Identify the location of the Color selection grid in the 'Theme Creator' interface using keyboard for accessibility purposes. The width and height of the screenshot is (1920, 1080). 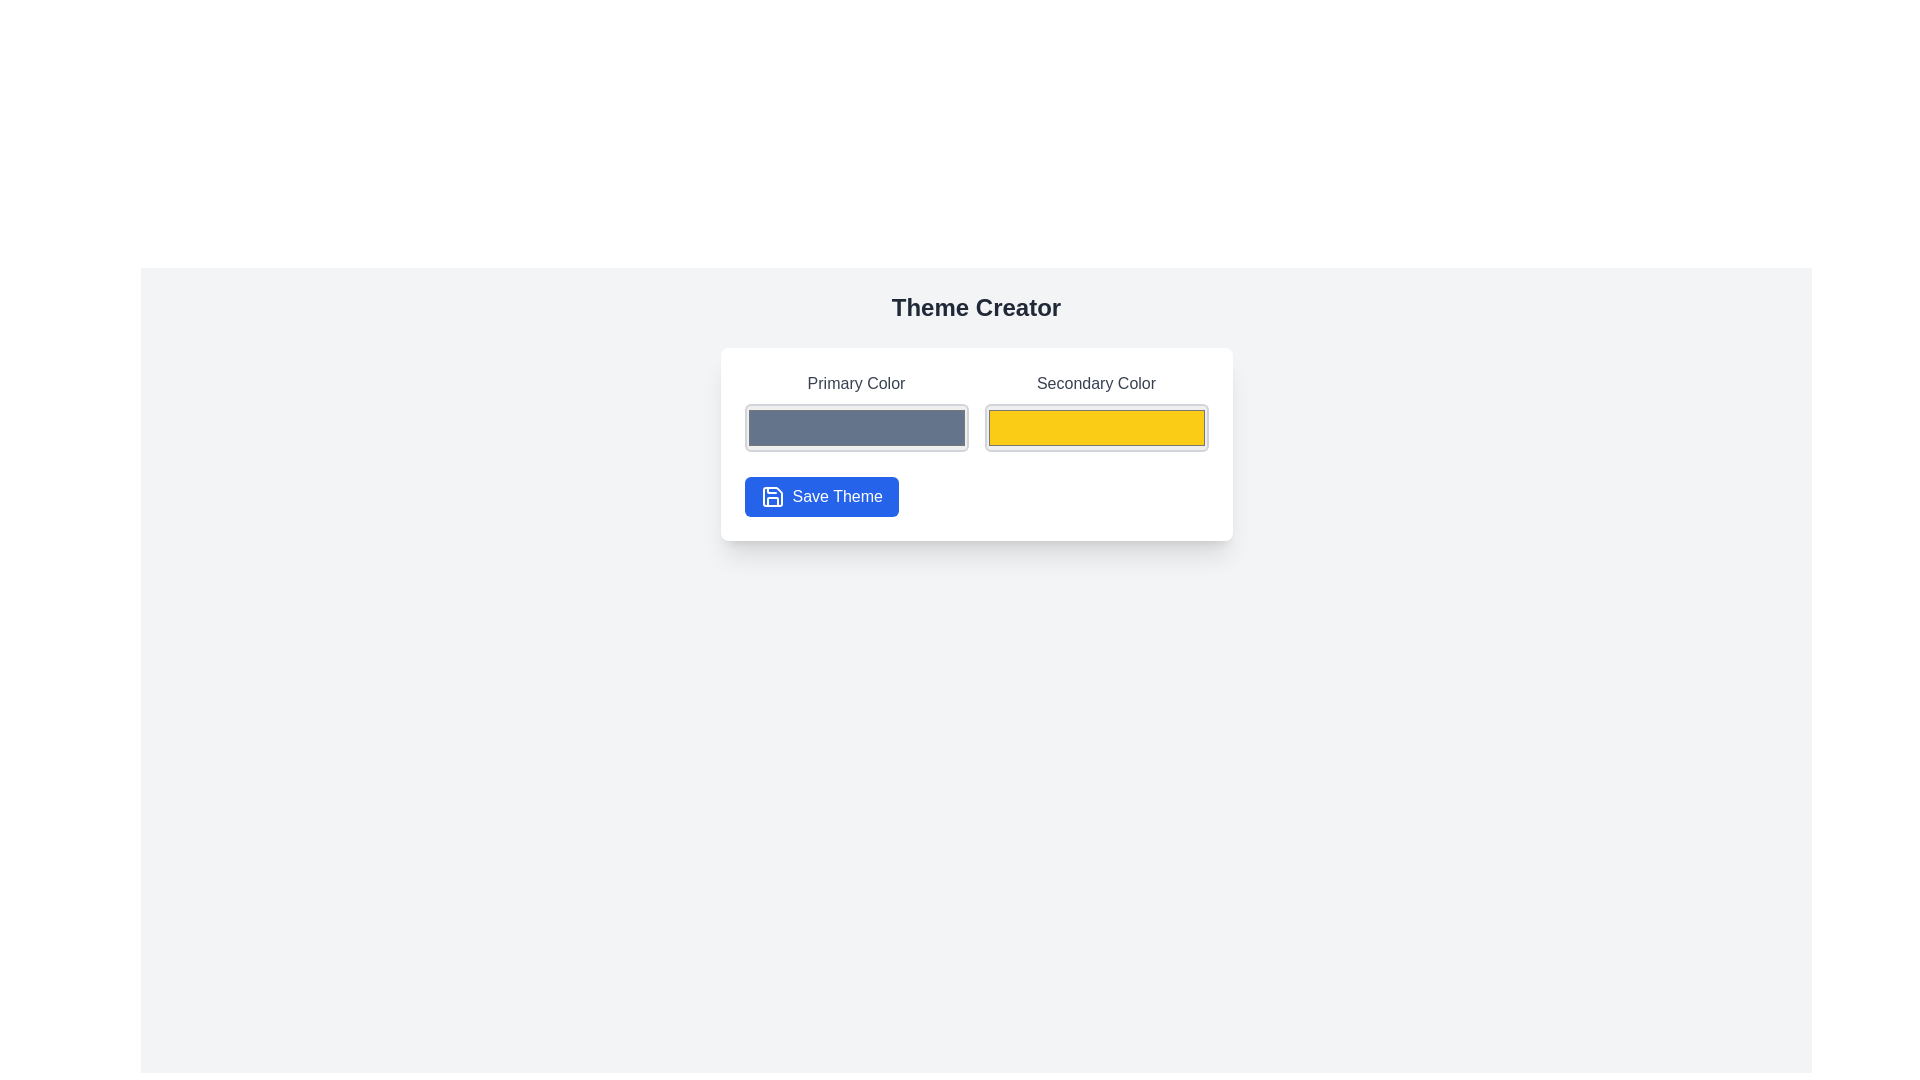
(976, 411).